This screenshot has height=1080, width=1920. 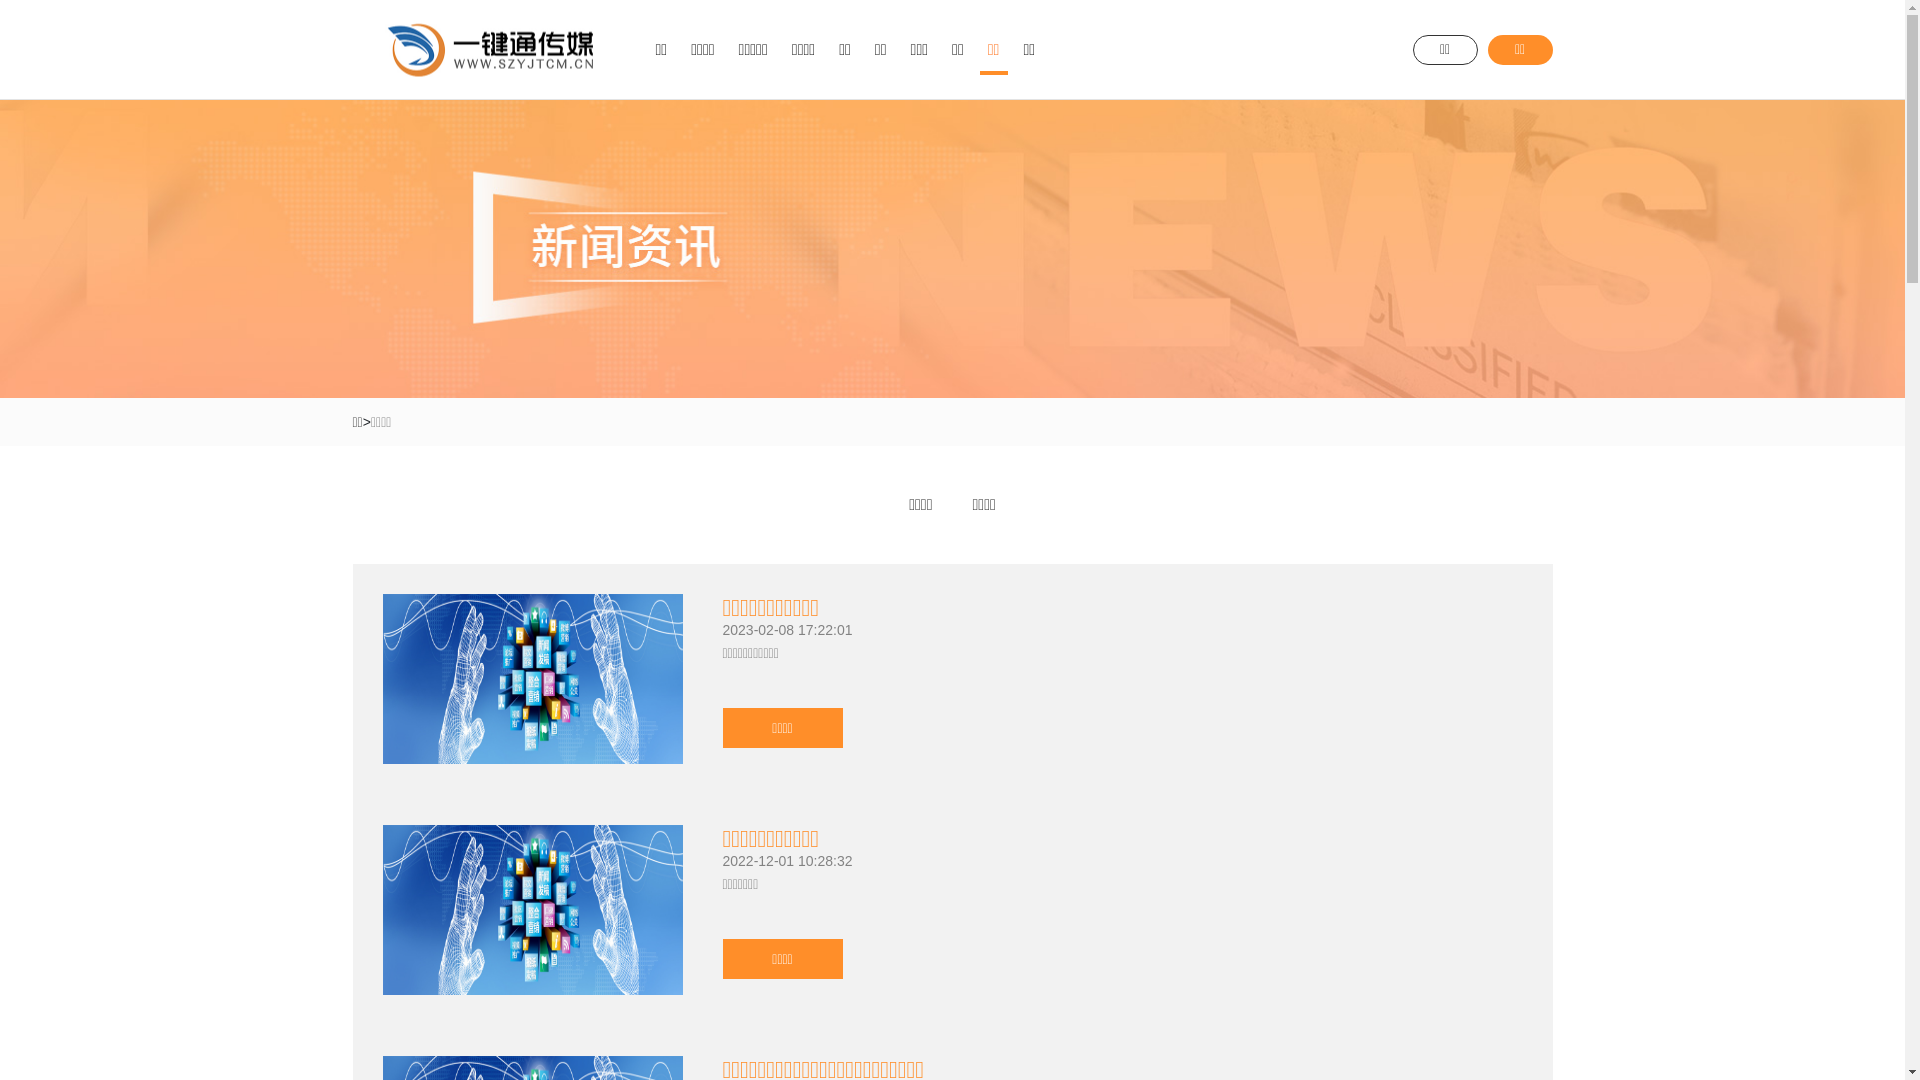 I want to click on '>', so click(x=366, y=420).